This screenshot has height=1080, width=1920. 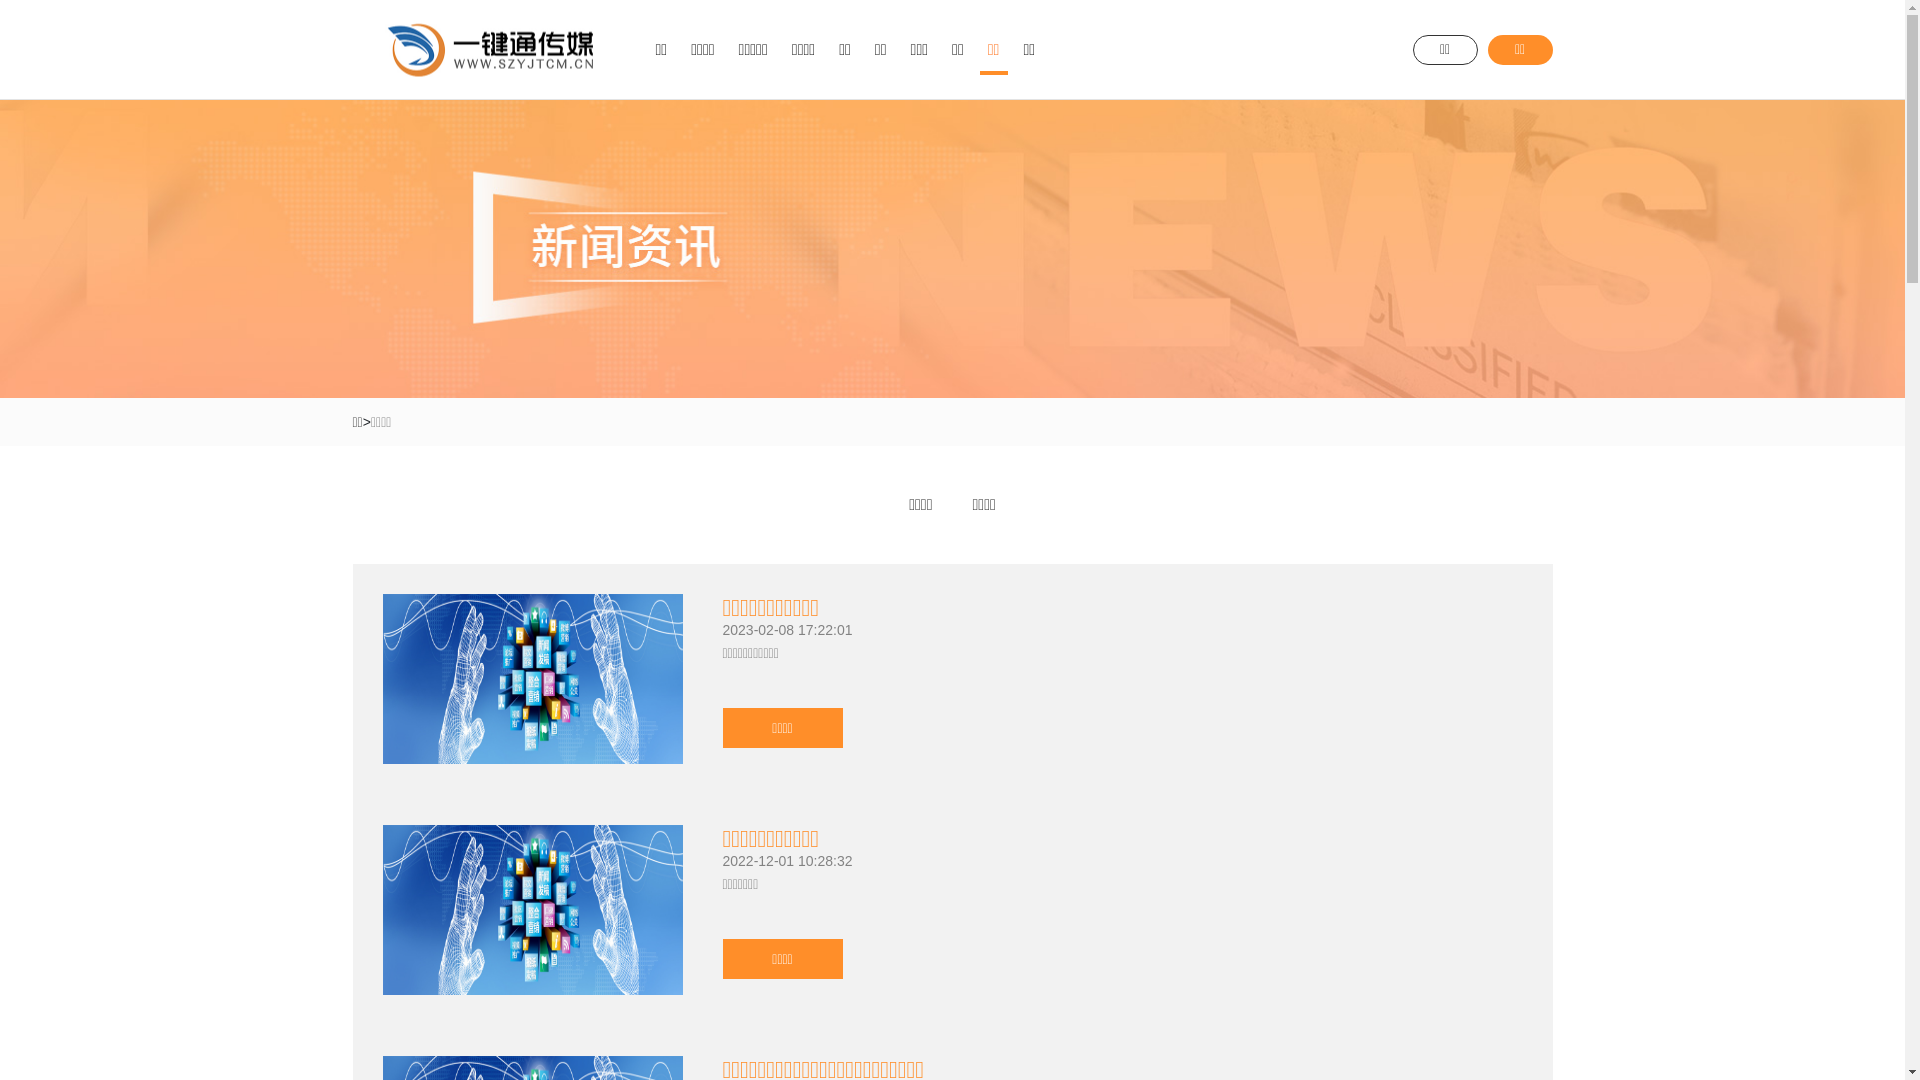 I want to click on '>', so click(x=366, y=420).